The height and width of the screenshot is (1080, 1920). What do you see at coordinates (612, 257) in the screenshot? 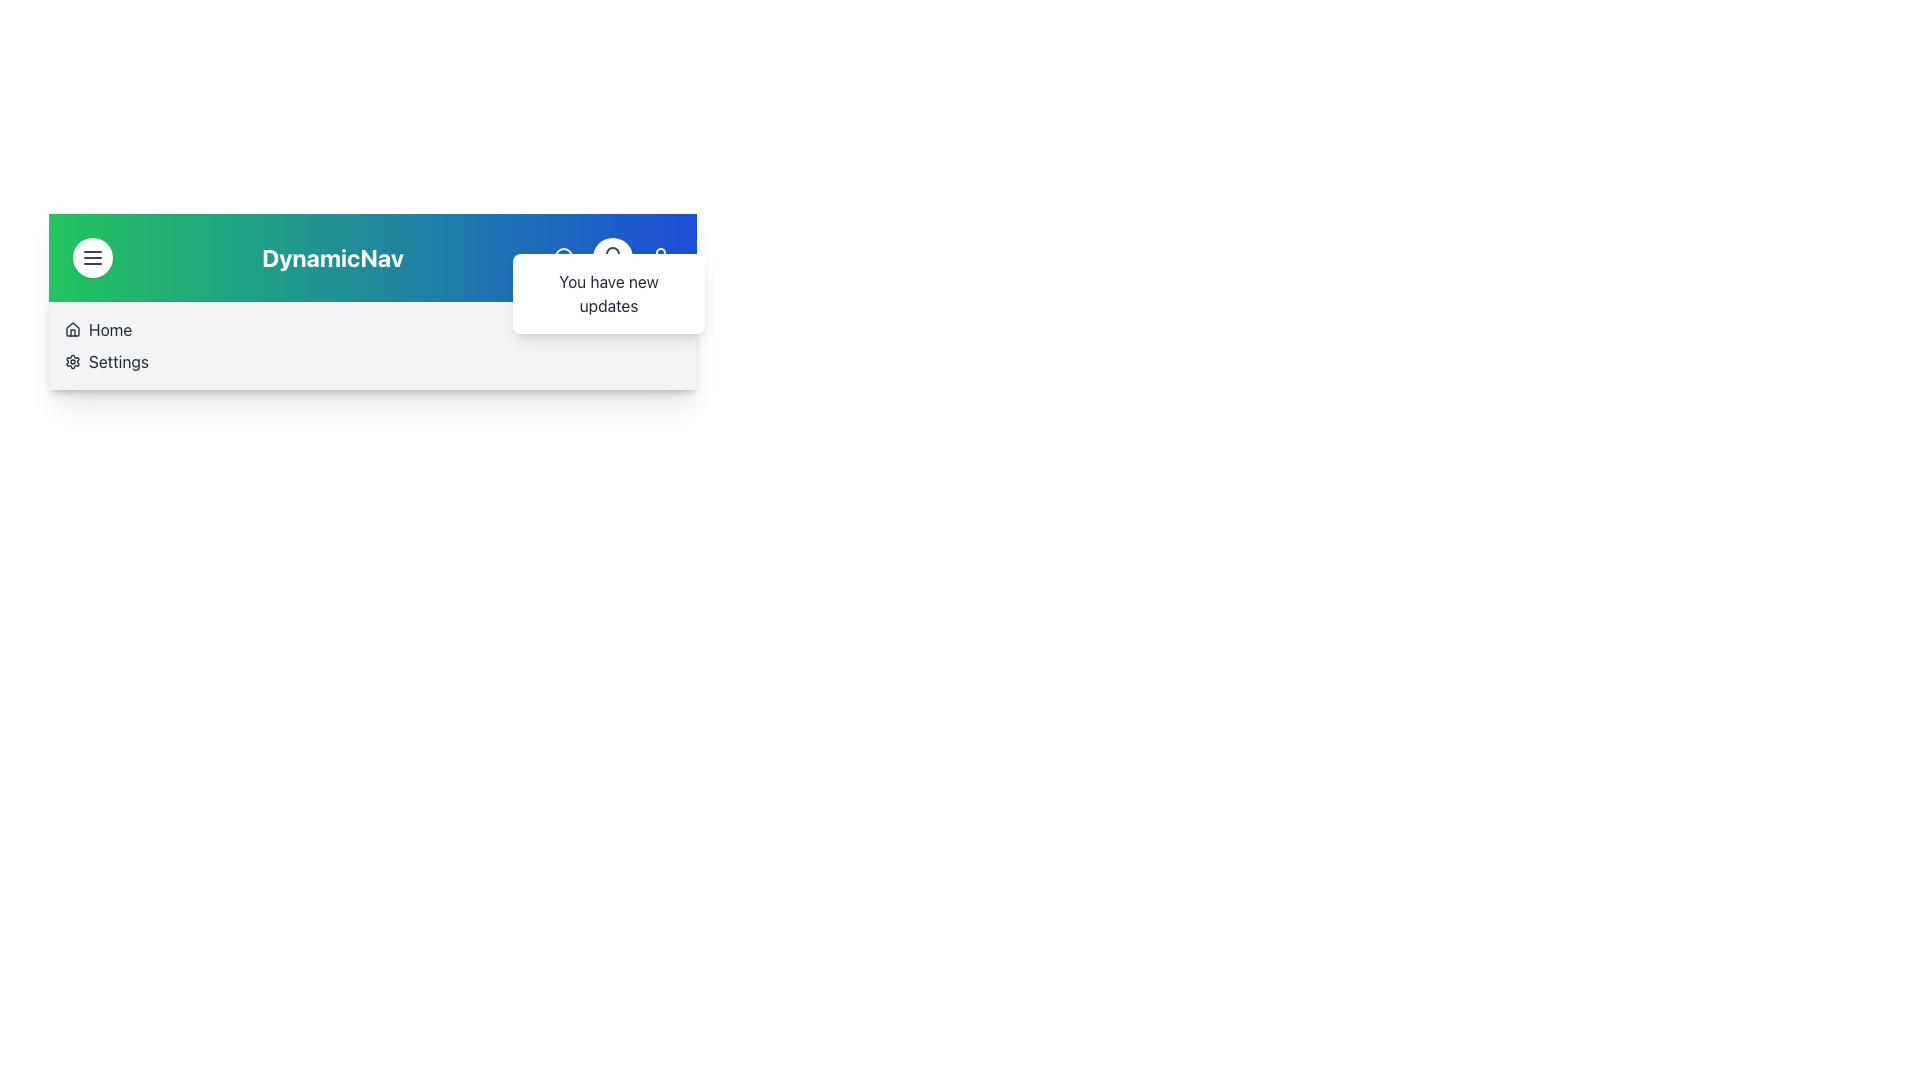
I see `the bell icon button in the navigation bar` at bounding box center [612, 257].